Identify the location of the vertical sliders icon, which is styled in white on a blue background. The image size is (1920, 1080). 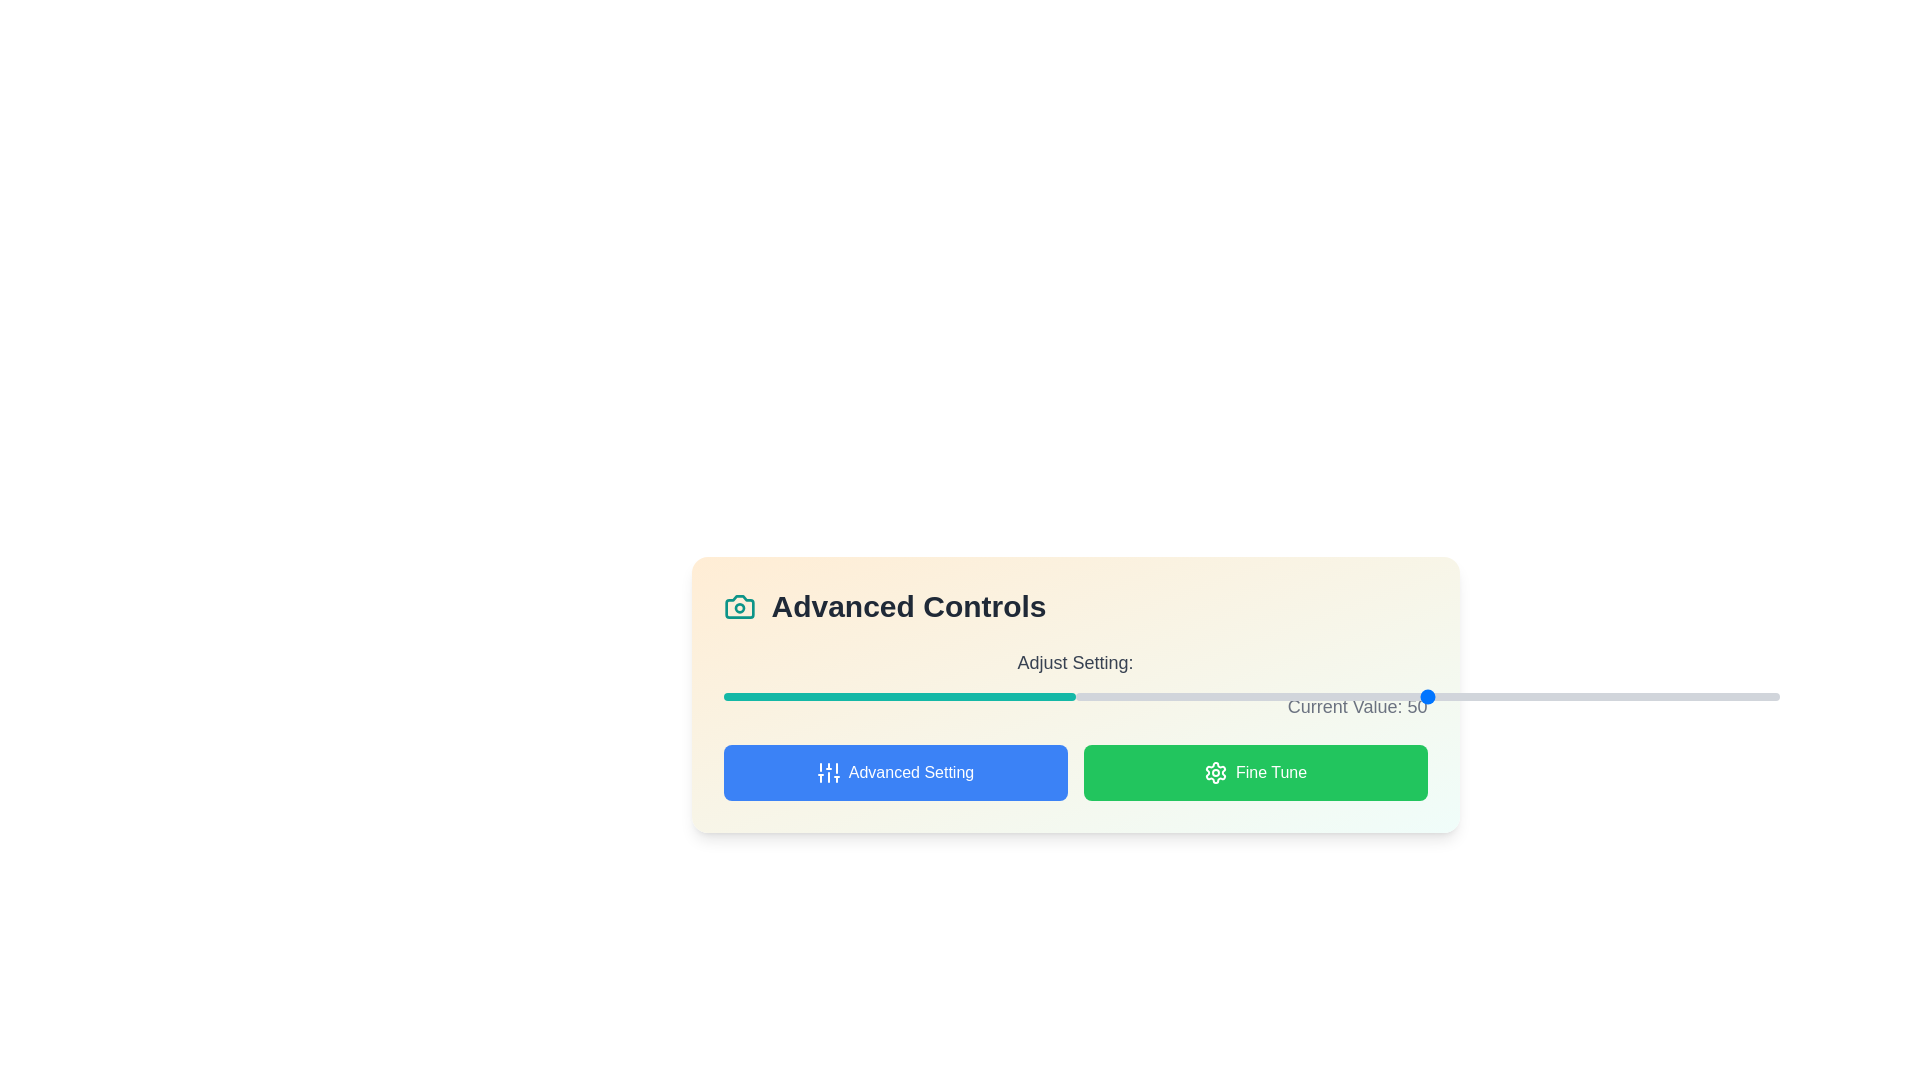
(828, 771).